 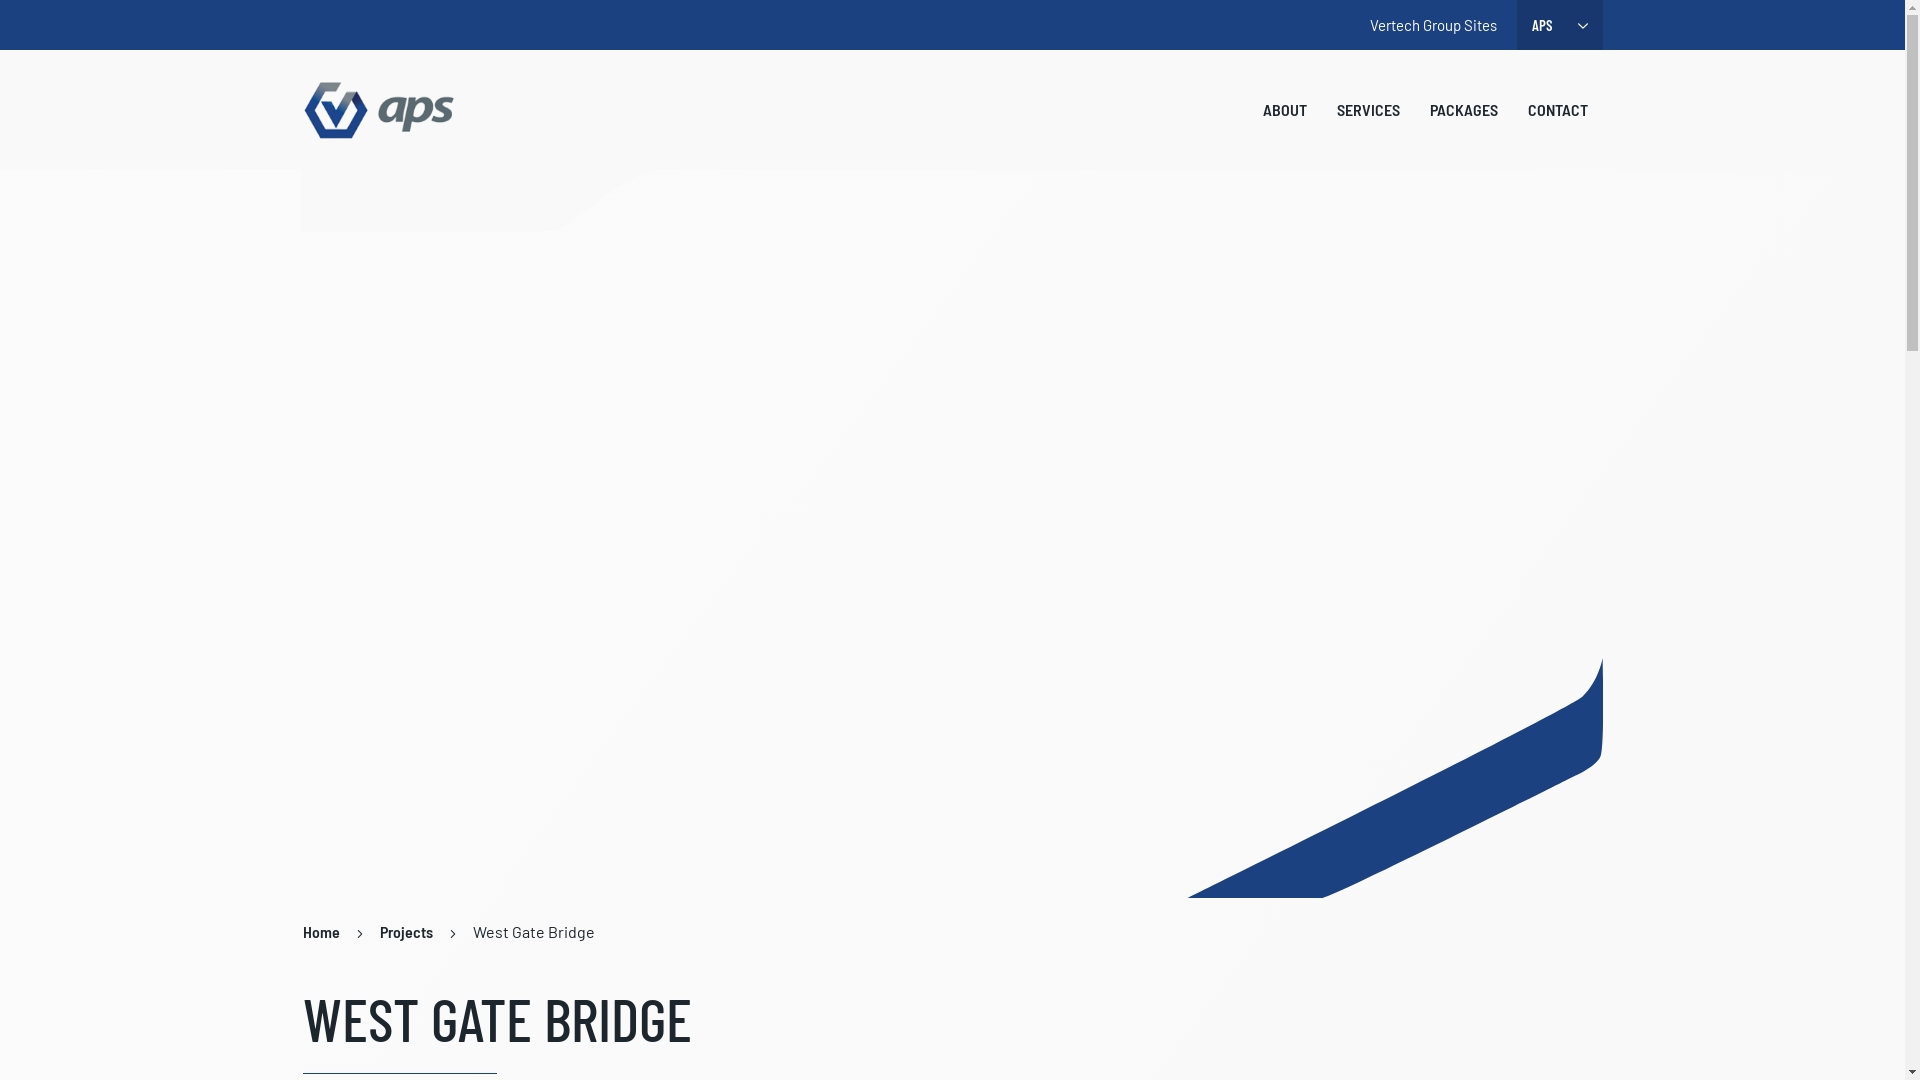 What do you see at coordinates (1367, 110) in the screenshot?
I see `'SERVICES'` at bounding box center [1367, 110].